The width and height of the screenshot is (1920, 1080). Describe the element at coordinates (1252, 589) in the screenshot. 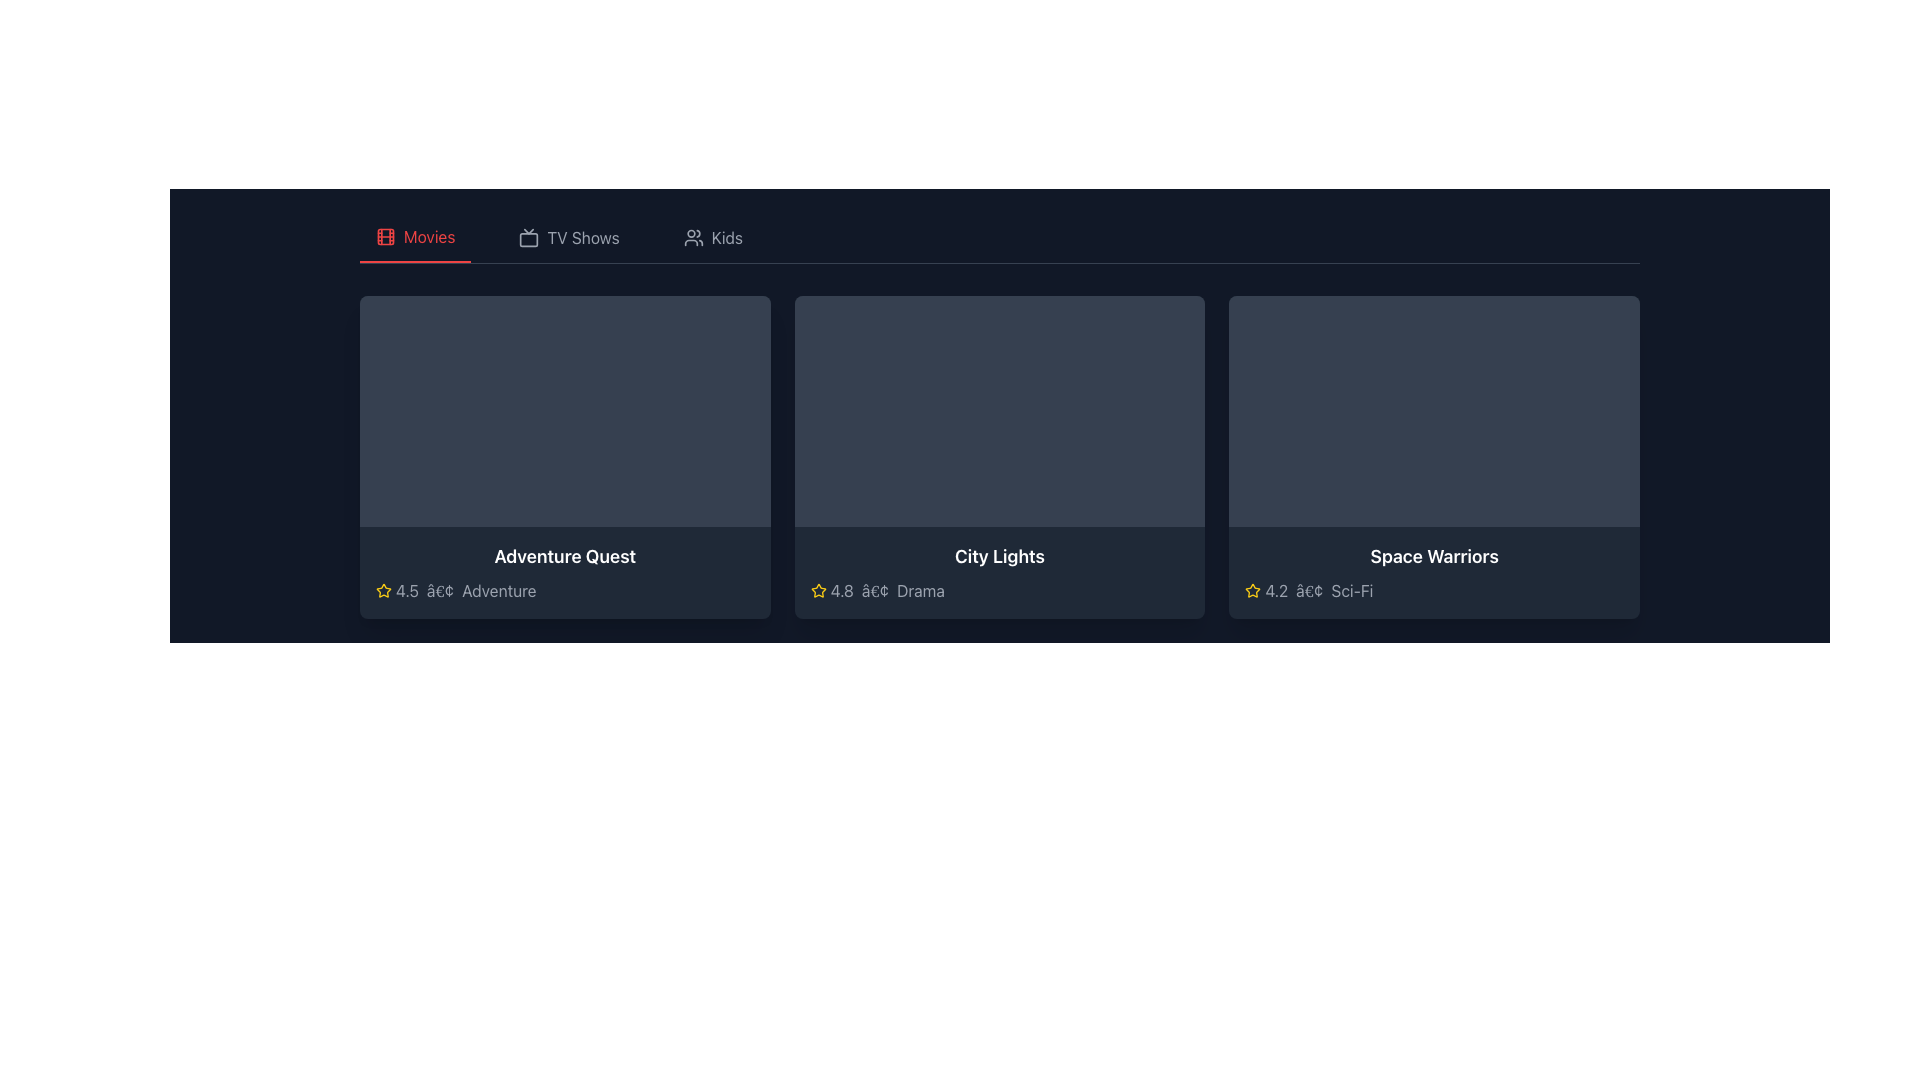

I see `the yellow star icon located to the far left of the rating section below the movie title 'Space Warriors'` at that location.